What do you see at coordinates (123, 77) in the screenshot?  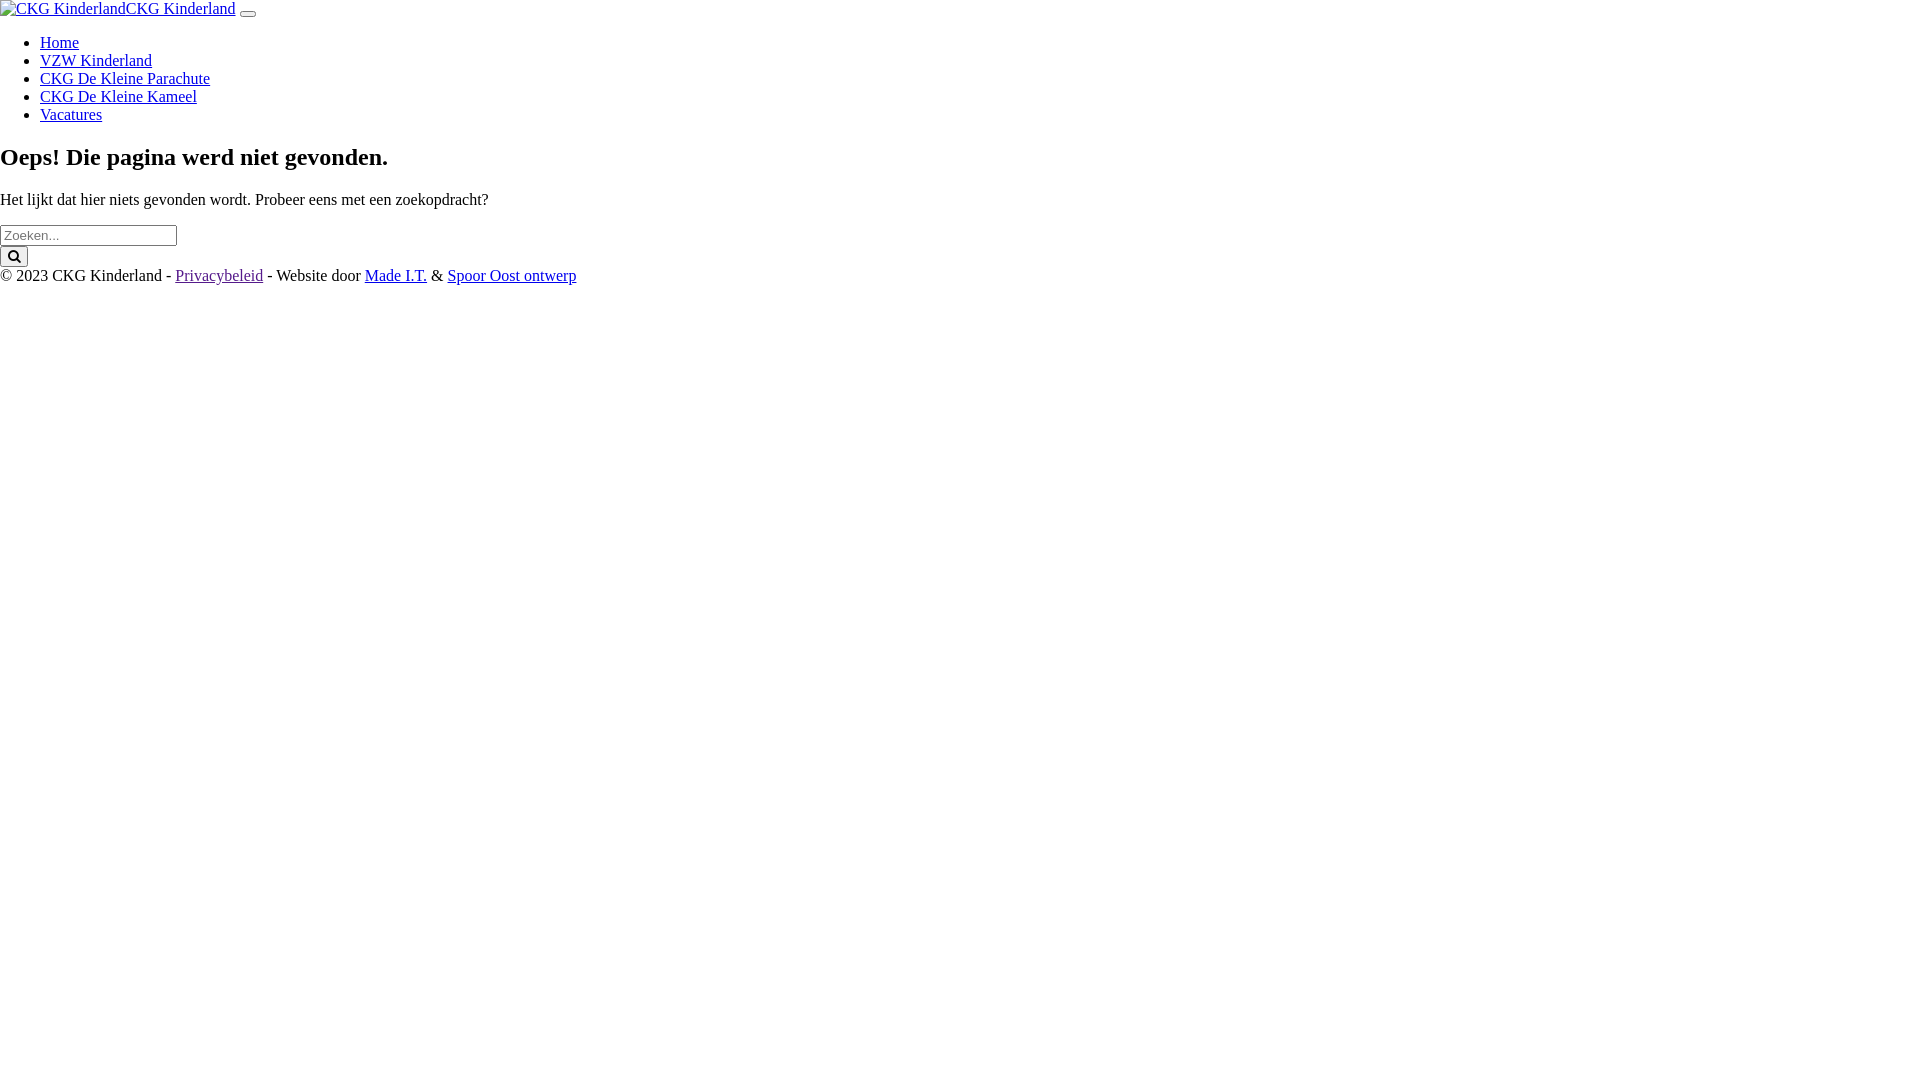 I see `'CKG De Kleine Parachute'` at bounding box center [123, 77].